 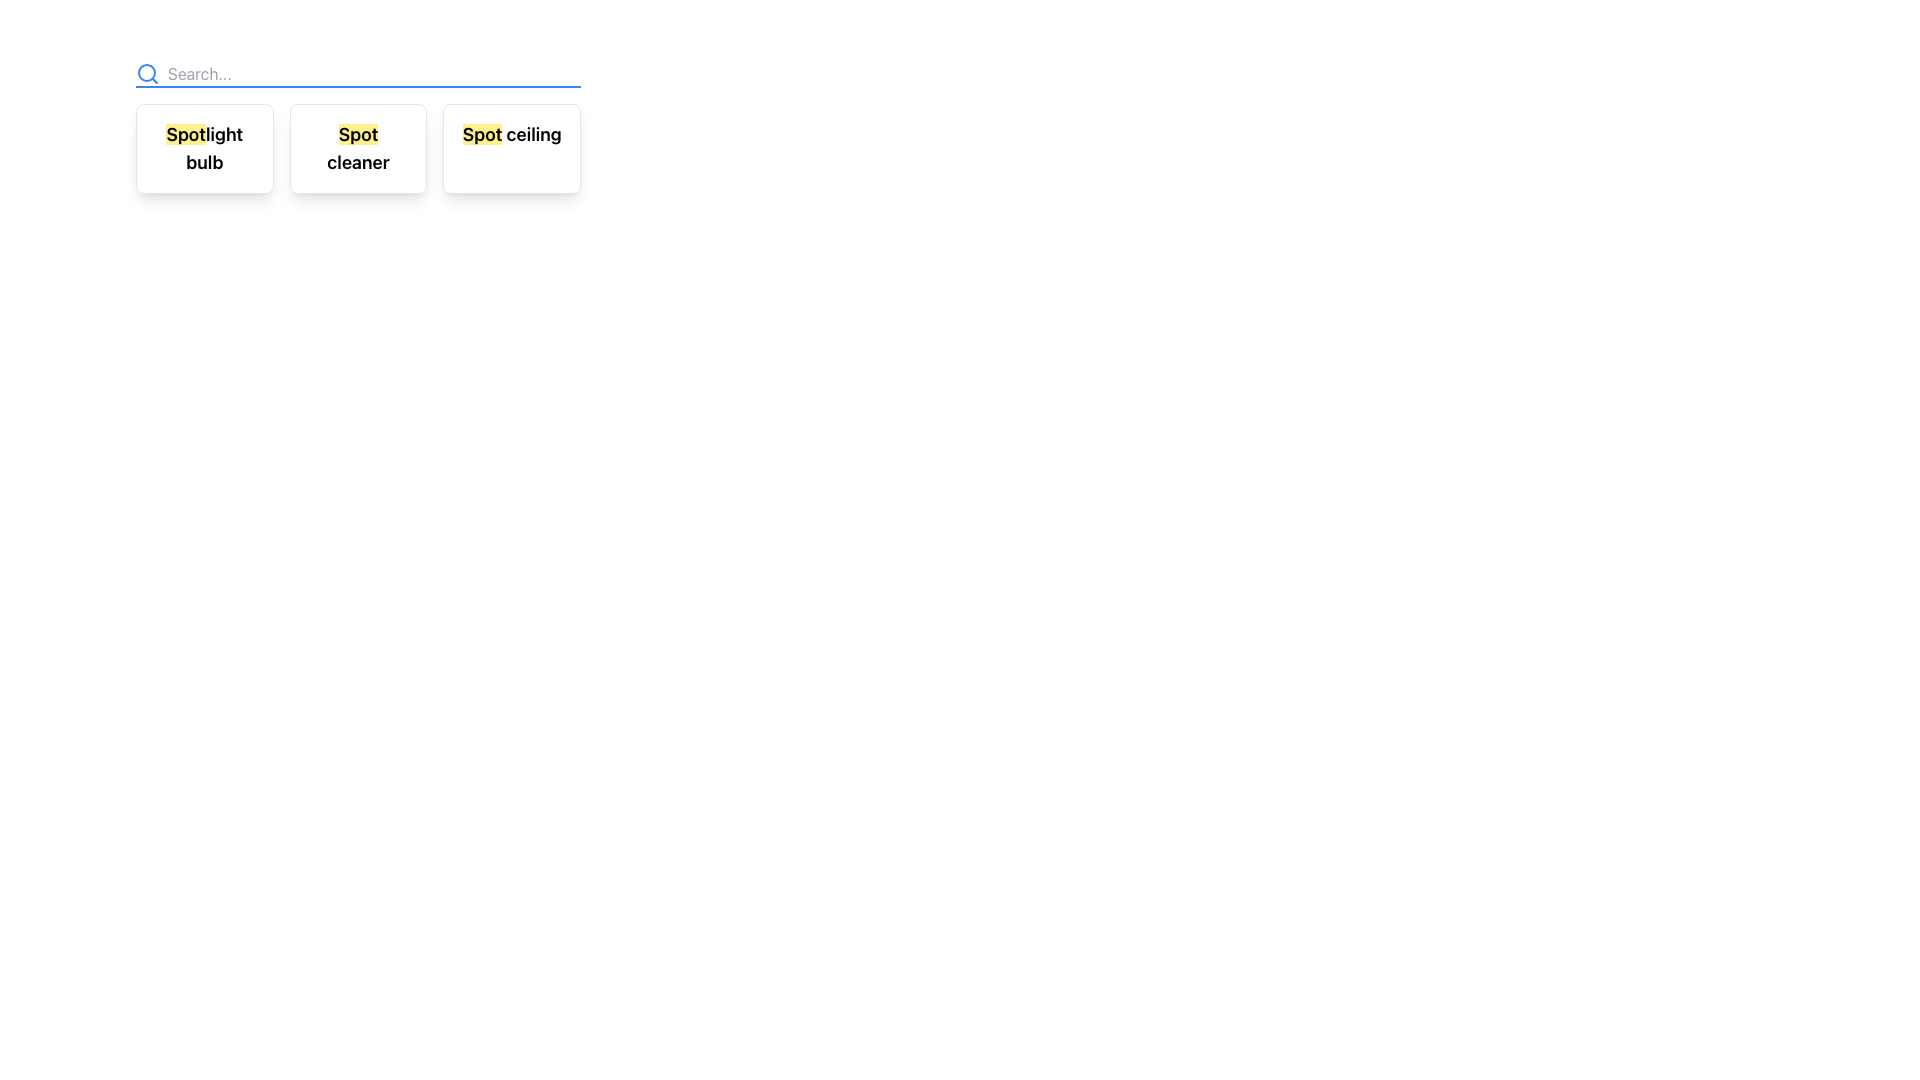 What do you see at coordinates (358, 127) in the screenshot?
I see `the second card labeled 'Spot cleaner' within the grid layout of three feature cards positioned beneath the search bar` at bounding box center [358, 127].